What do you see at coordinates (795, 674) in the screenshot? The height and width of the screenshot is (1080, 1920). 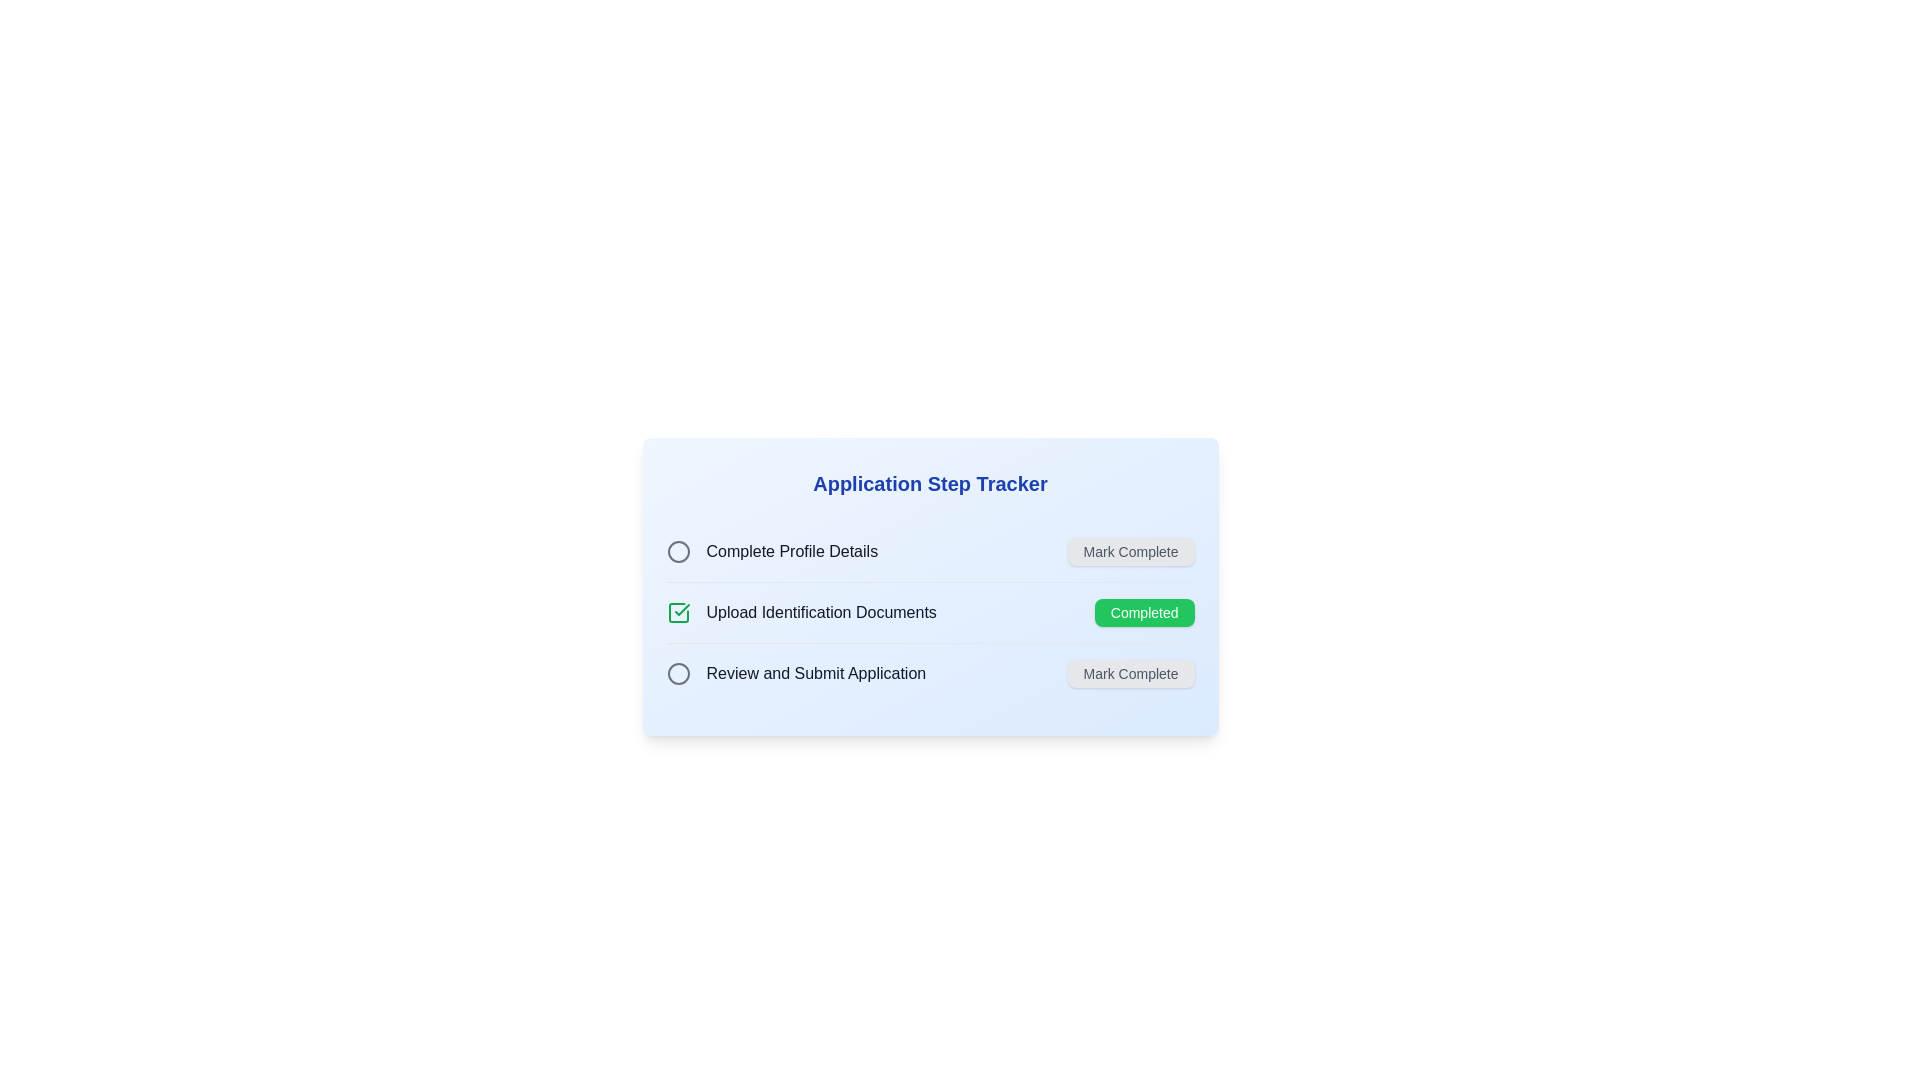 I see `the circular icon of the 'Review and Submit Application' progress step item to mark the step as complete` at bounding box center [795, 674].